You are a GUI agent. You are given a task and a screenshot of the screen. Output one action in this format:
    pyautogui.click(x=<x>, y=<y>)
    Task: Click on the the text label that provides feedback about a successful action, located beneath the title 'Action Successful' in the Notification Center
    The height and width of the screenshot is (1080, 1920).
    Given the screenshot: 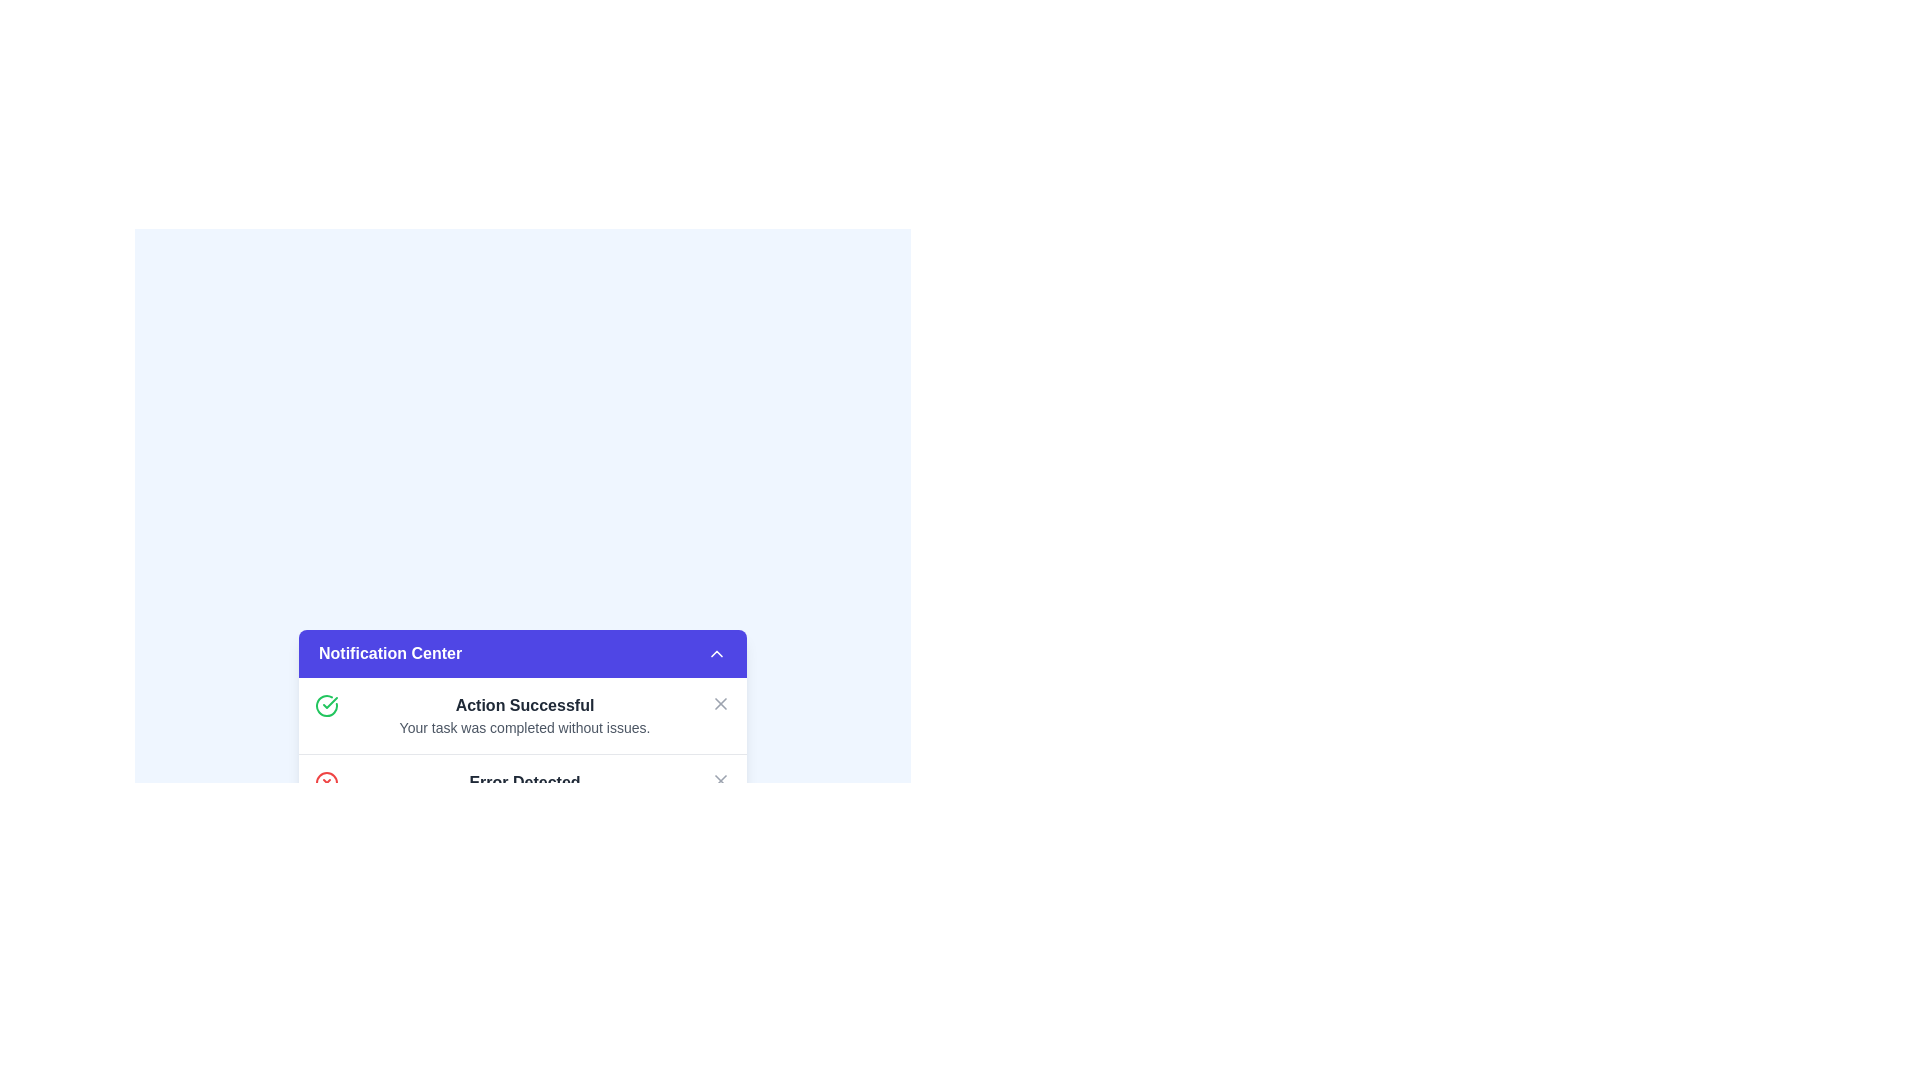 What is the action you would take?
    pyautogui.click(x=524, y=728)
    